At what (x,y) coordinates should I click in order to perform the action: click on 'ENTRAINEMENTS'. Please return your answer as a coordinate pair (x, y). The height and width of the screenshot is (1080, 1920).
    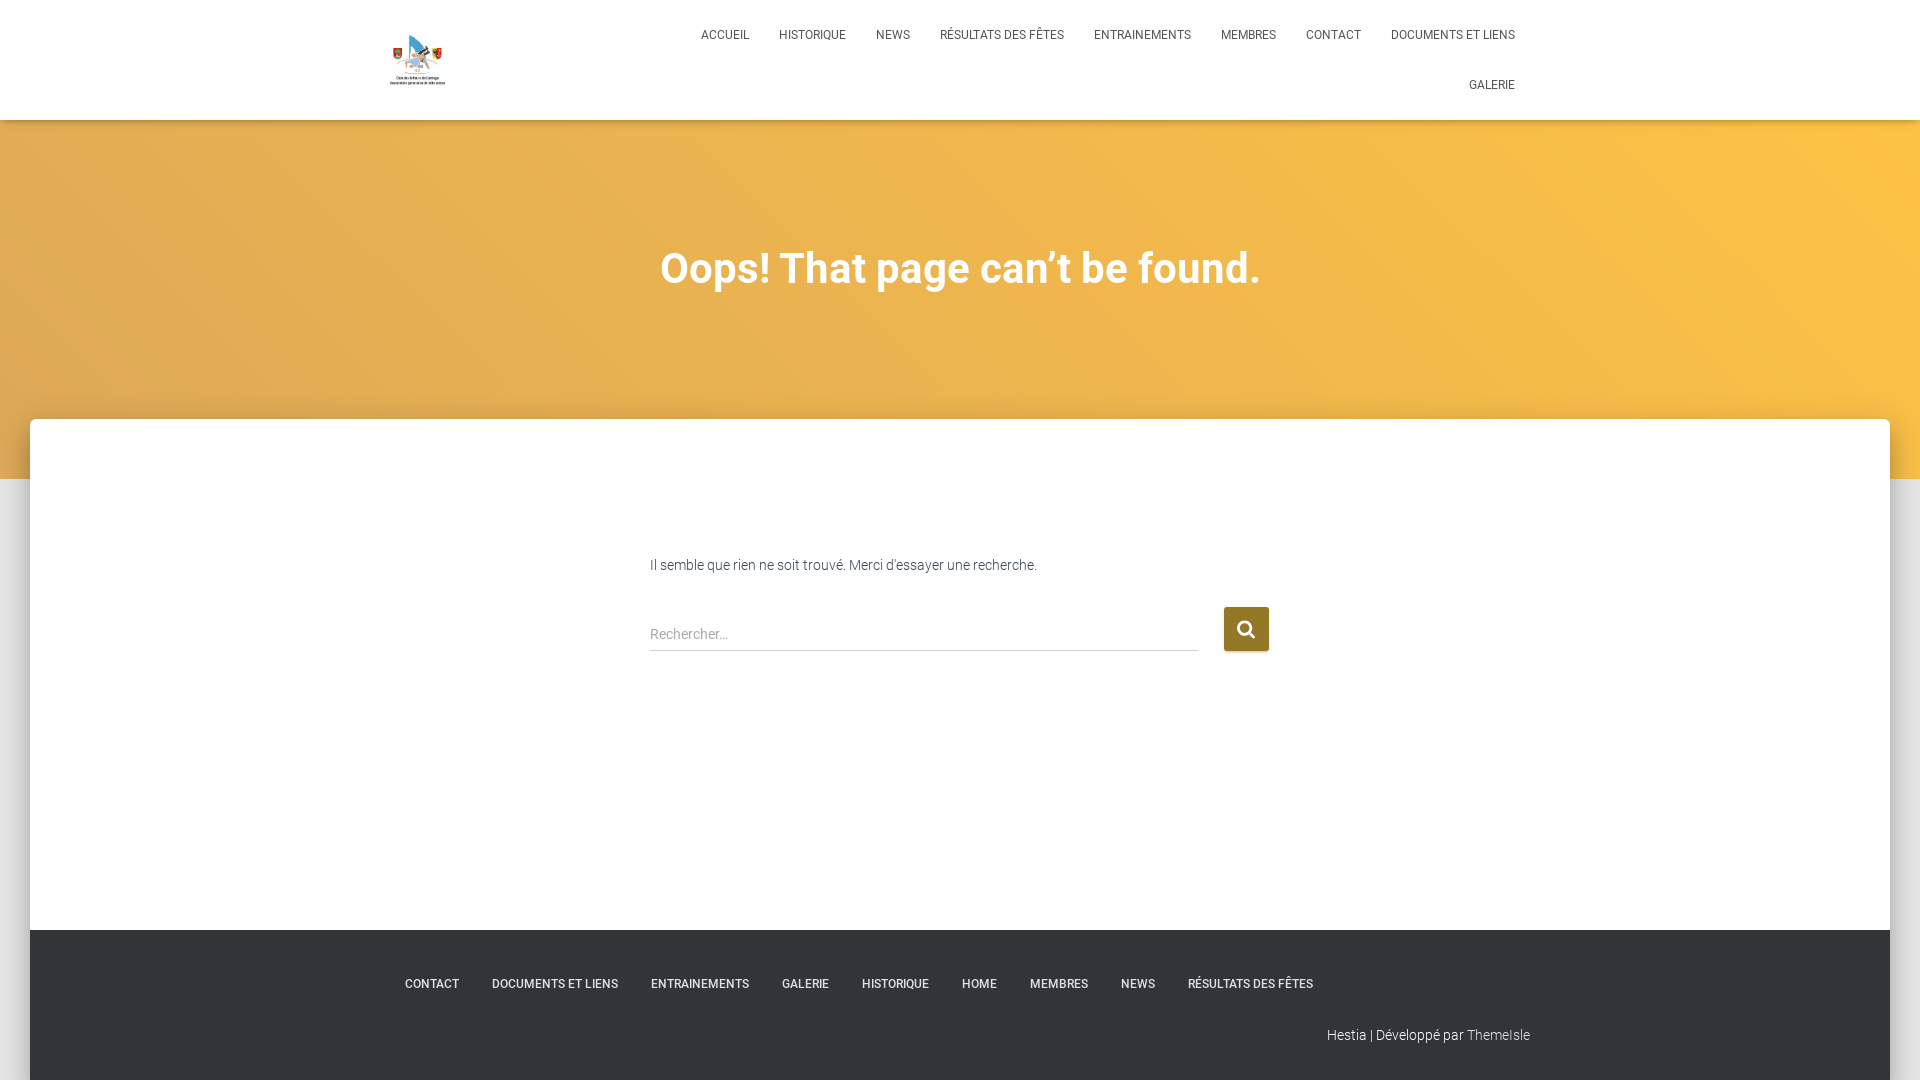
    Looking at the image, I should click on (1078, 34).